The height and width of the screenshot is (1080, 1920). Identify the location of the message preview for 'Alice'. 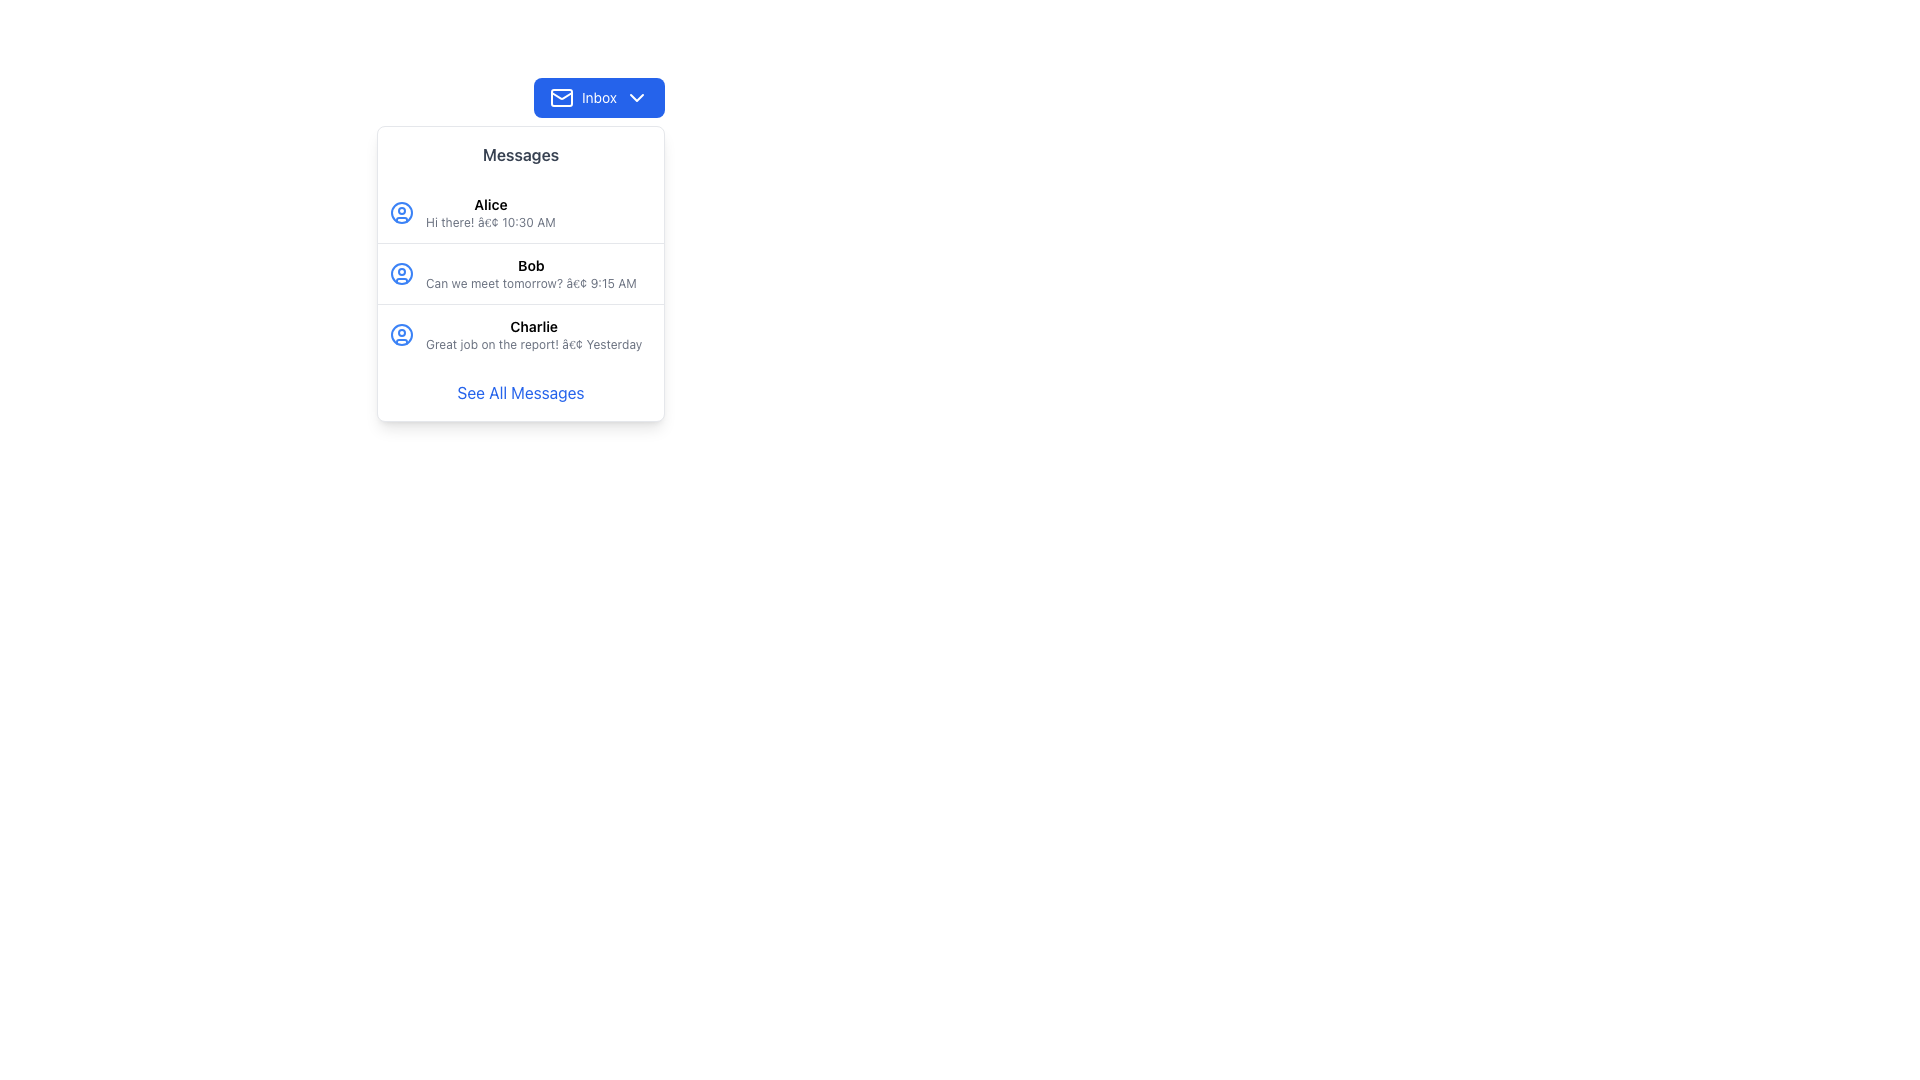
(521, 212).